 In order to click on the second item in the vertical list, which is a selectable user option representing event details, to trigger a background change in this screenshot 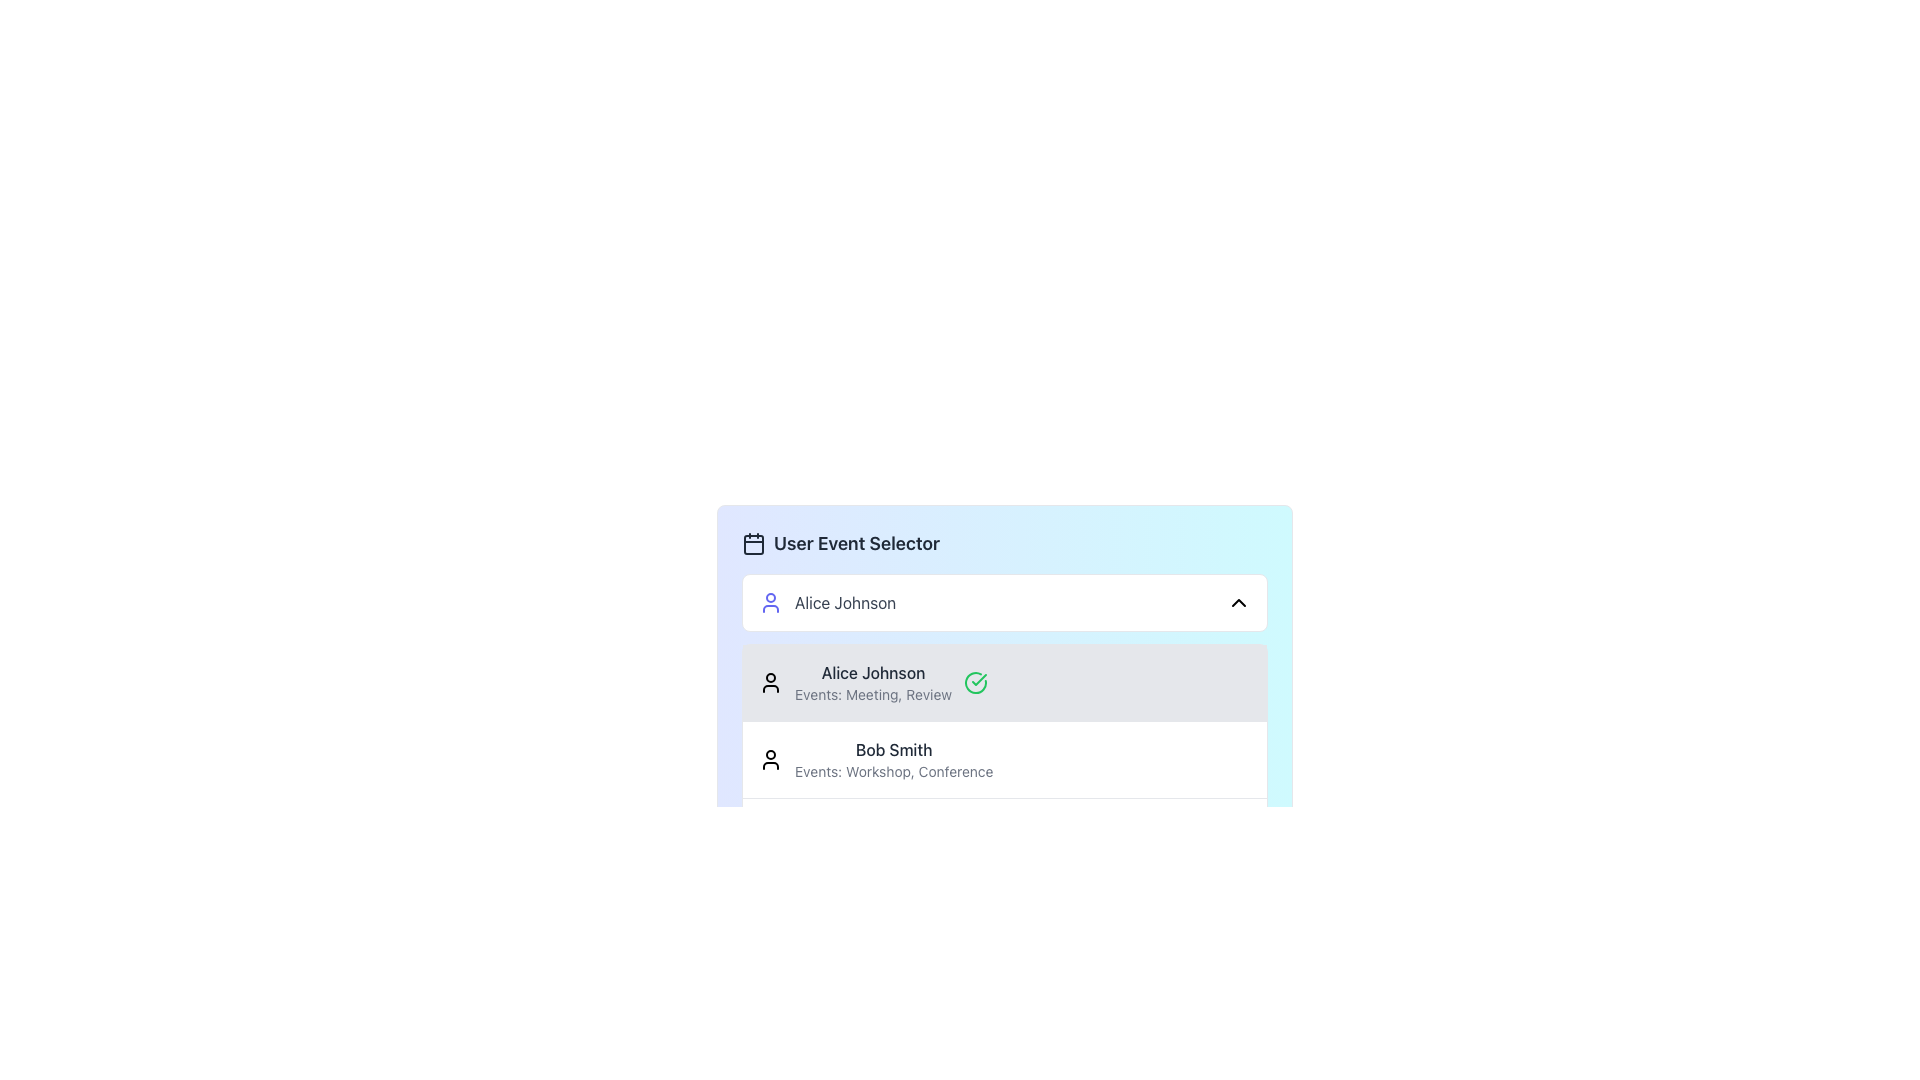, I will do `click(1004, 759)`.